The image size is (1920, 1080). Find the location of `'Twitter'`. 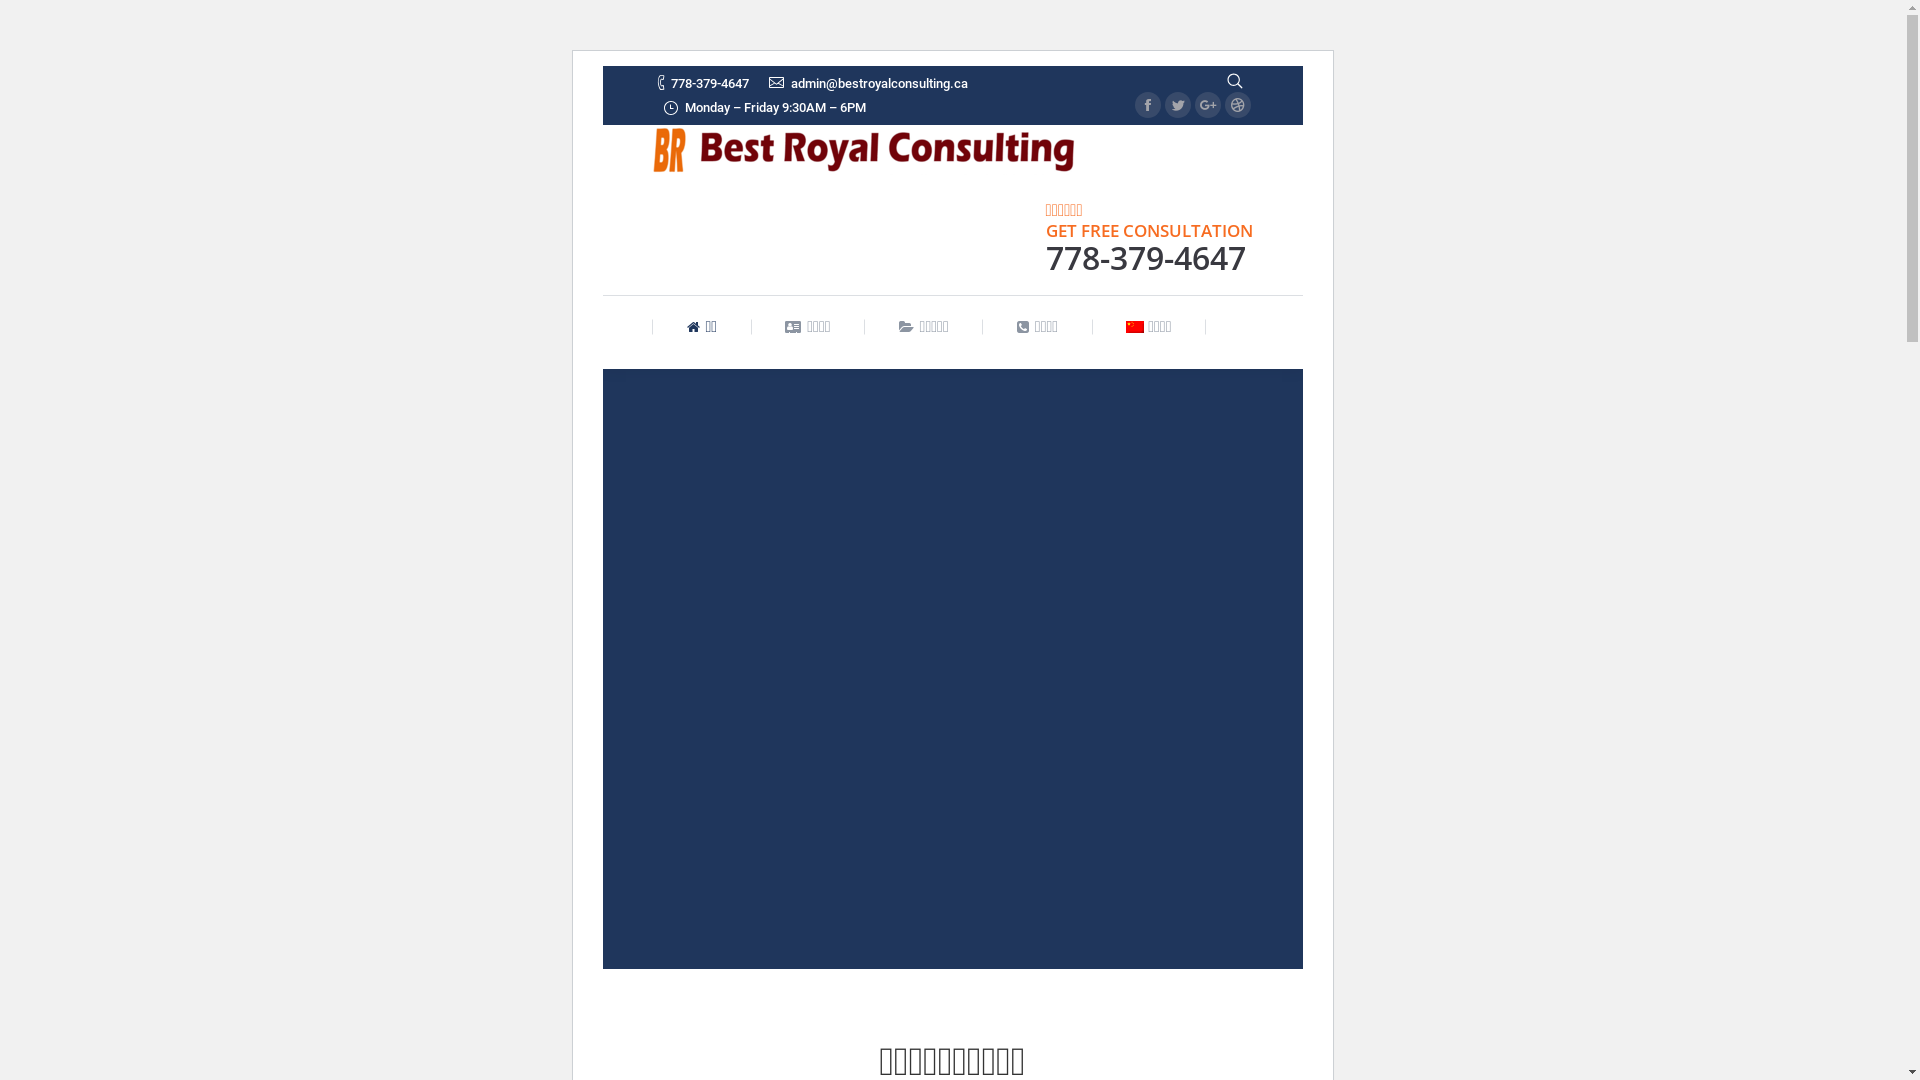

'Twitter' is located at coordinates (1176, 104).